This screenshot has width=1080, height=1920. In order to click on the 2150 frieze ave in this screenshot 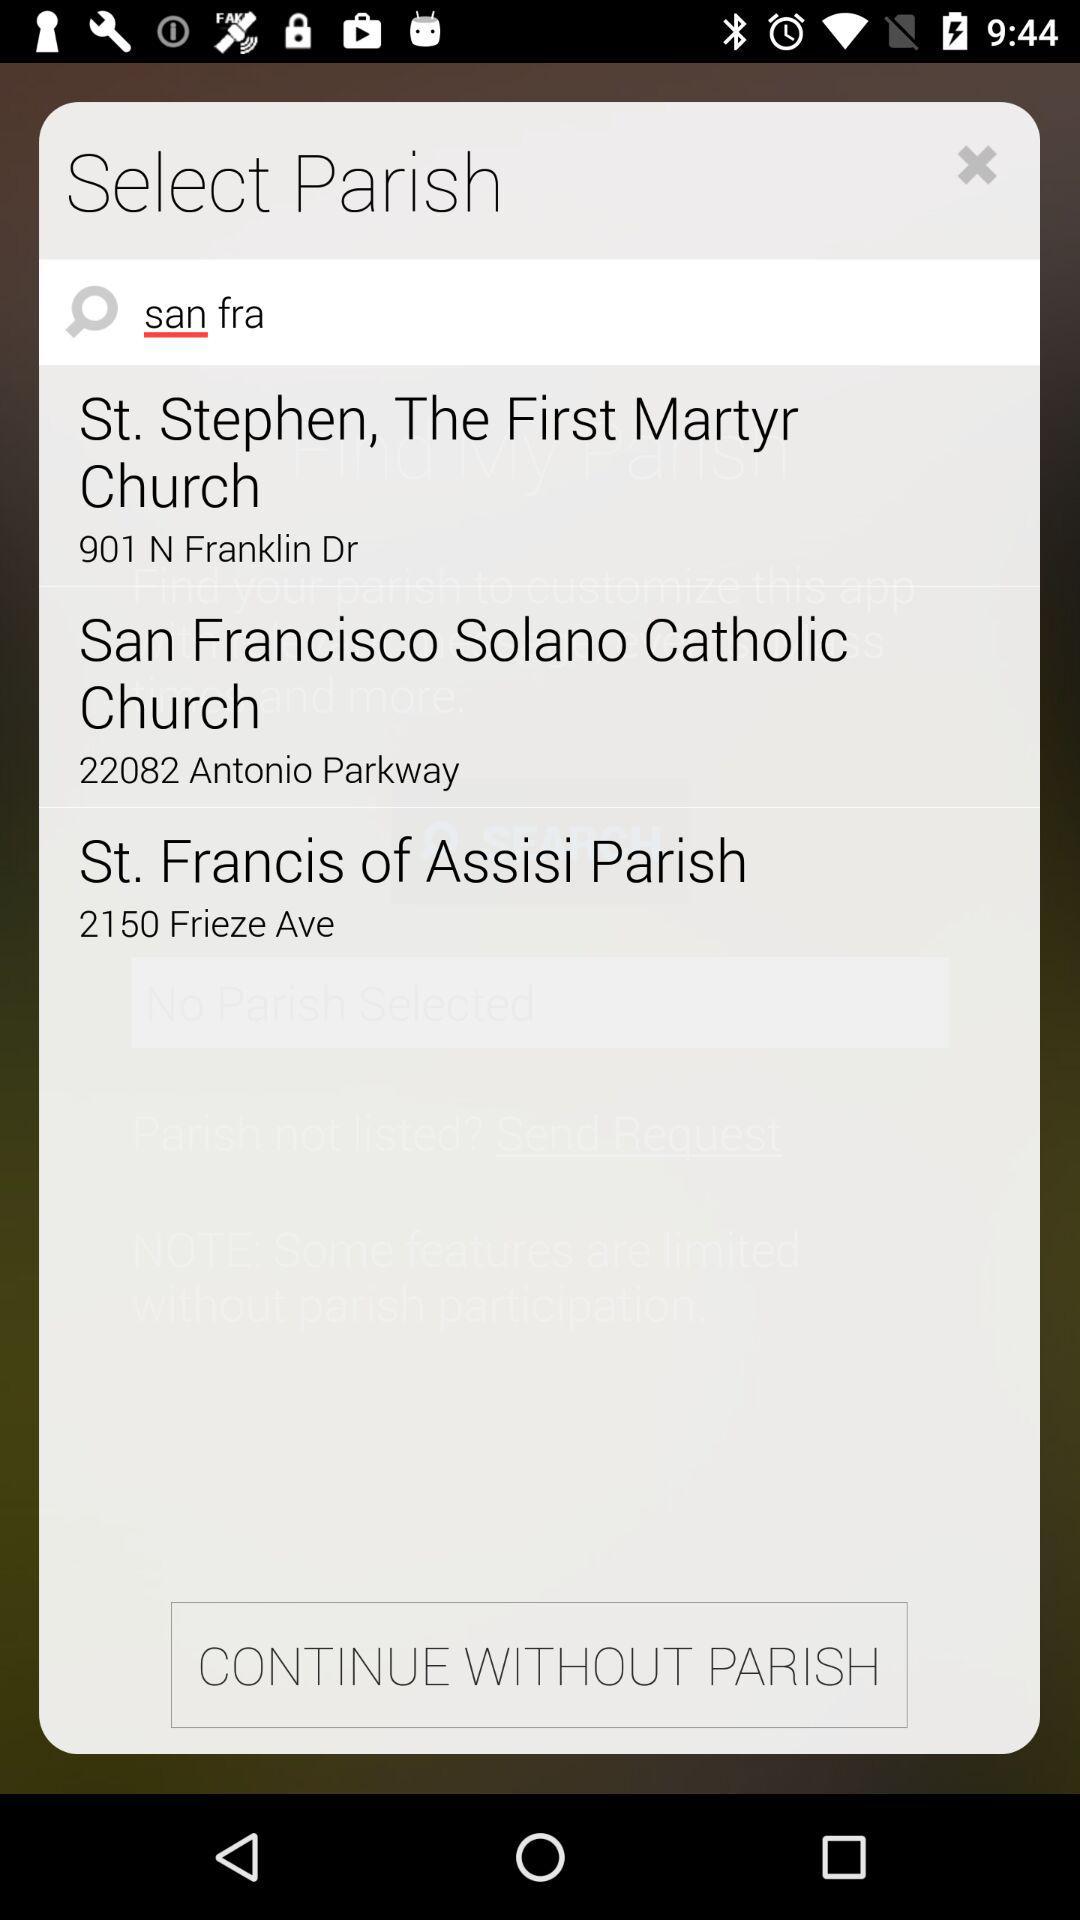, I will do `click(483, 921)`.